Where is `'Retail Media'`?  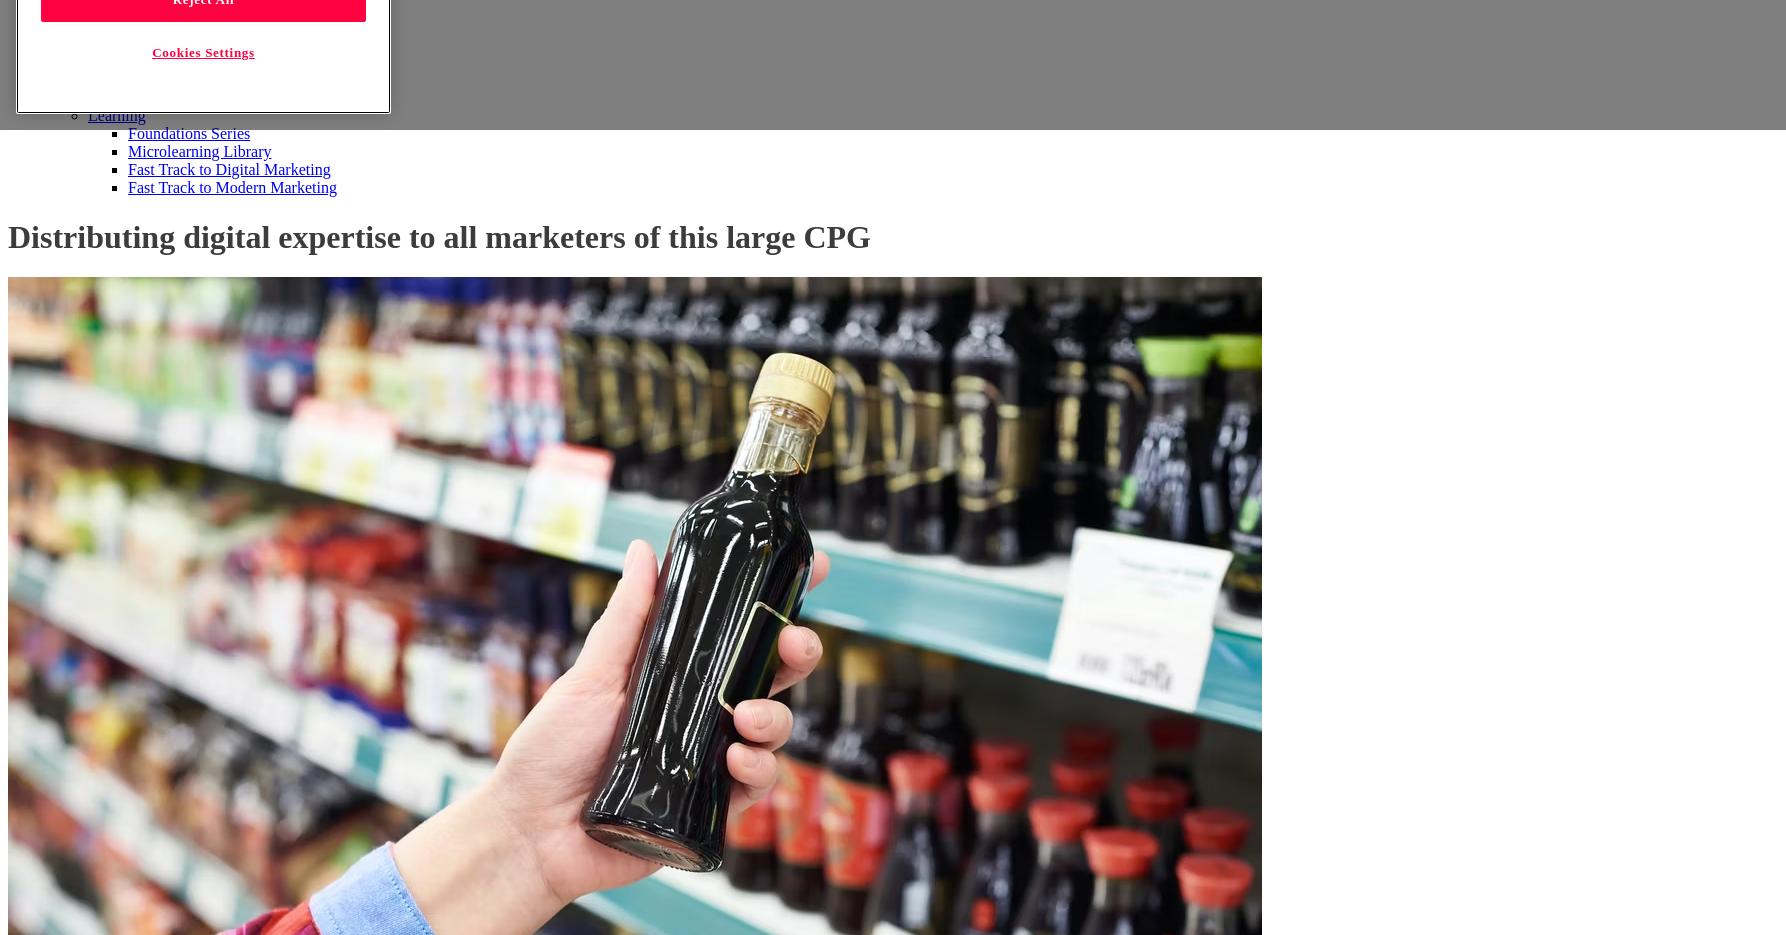 'Retail Media' is located at coordinates (168, 79).